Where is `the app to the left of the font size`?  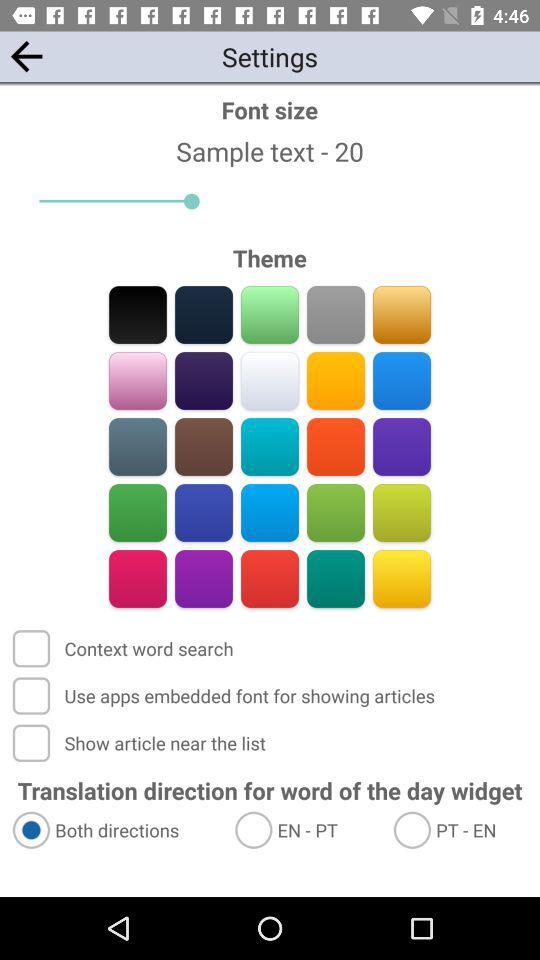
the app to the left of the font size is located at coordinates (25, 55).